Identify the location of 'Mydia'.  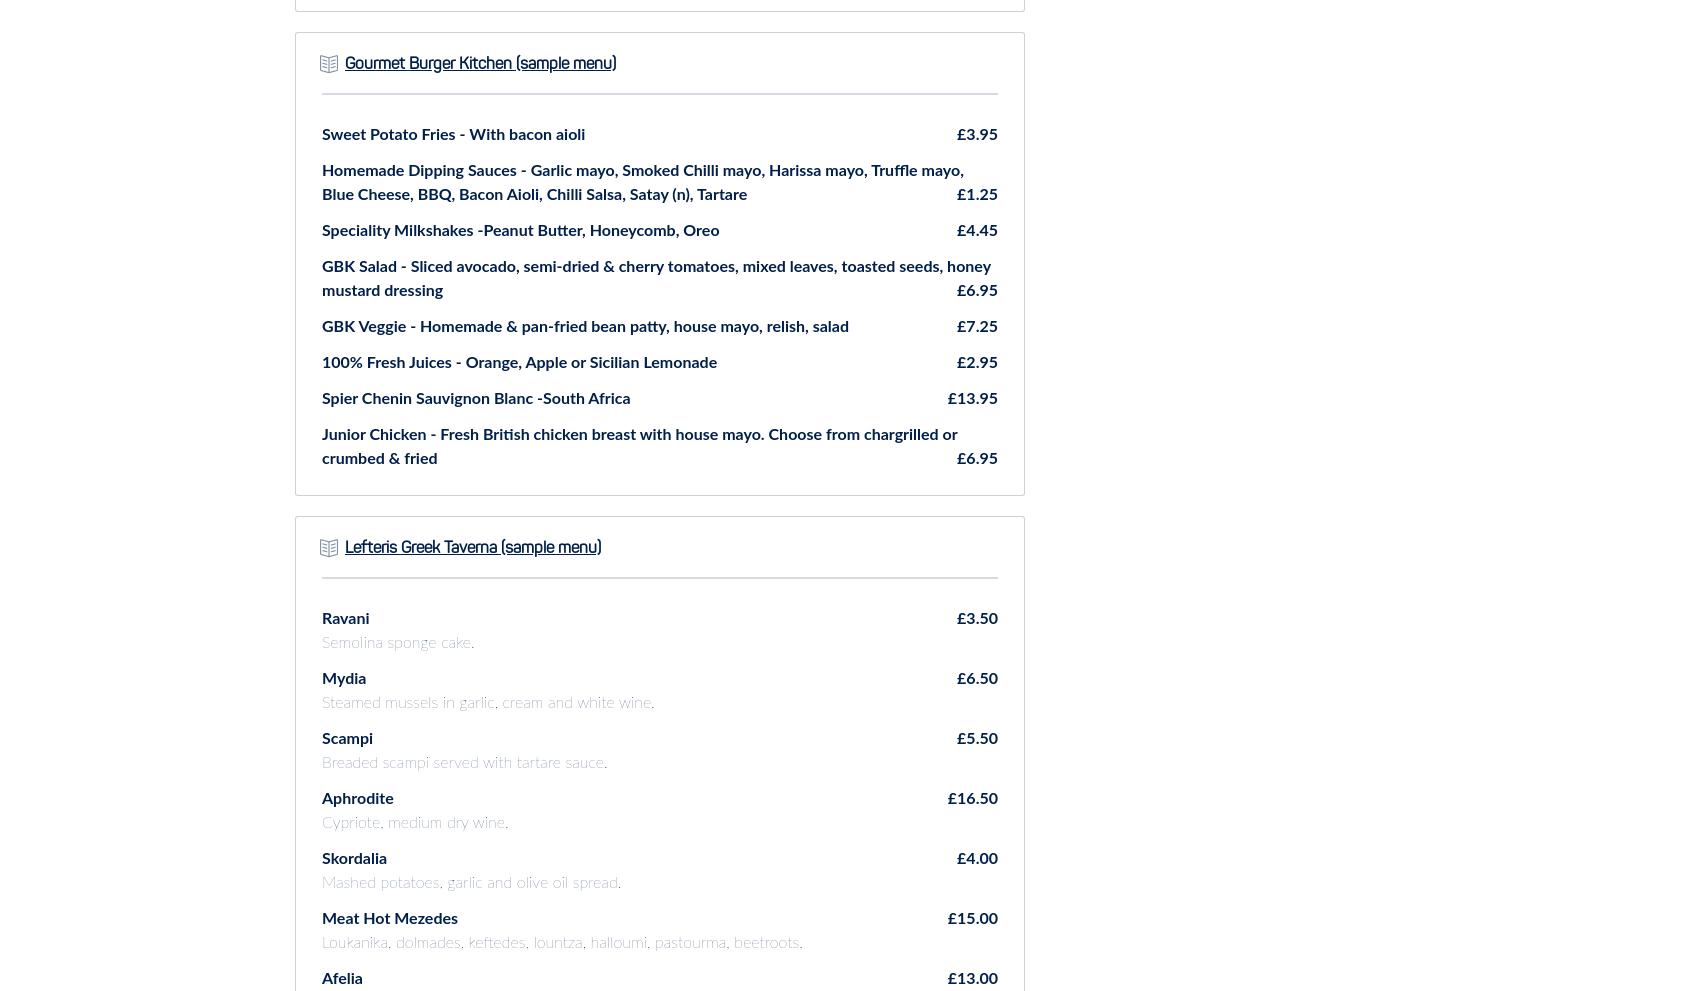
(343, 678).